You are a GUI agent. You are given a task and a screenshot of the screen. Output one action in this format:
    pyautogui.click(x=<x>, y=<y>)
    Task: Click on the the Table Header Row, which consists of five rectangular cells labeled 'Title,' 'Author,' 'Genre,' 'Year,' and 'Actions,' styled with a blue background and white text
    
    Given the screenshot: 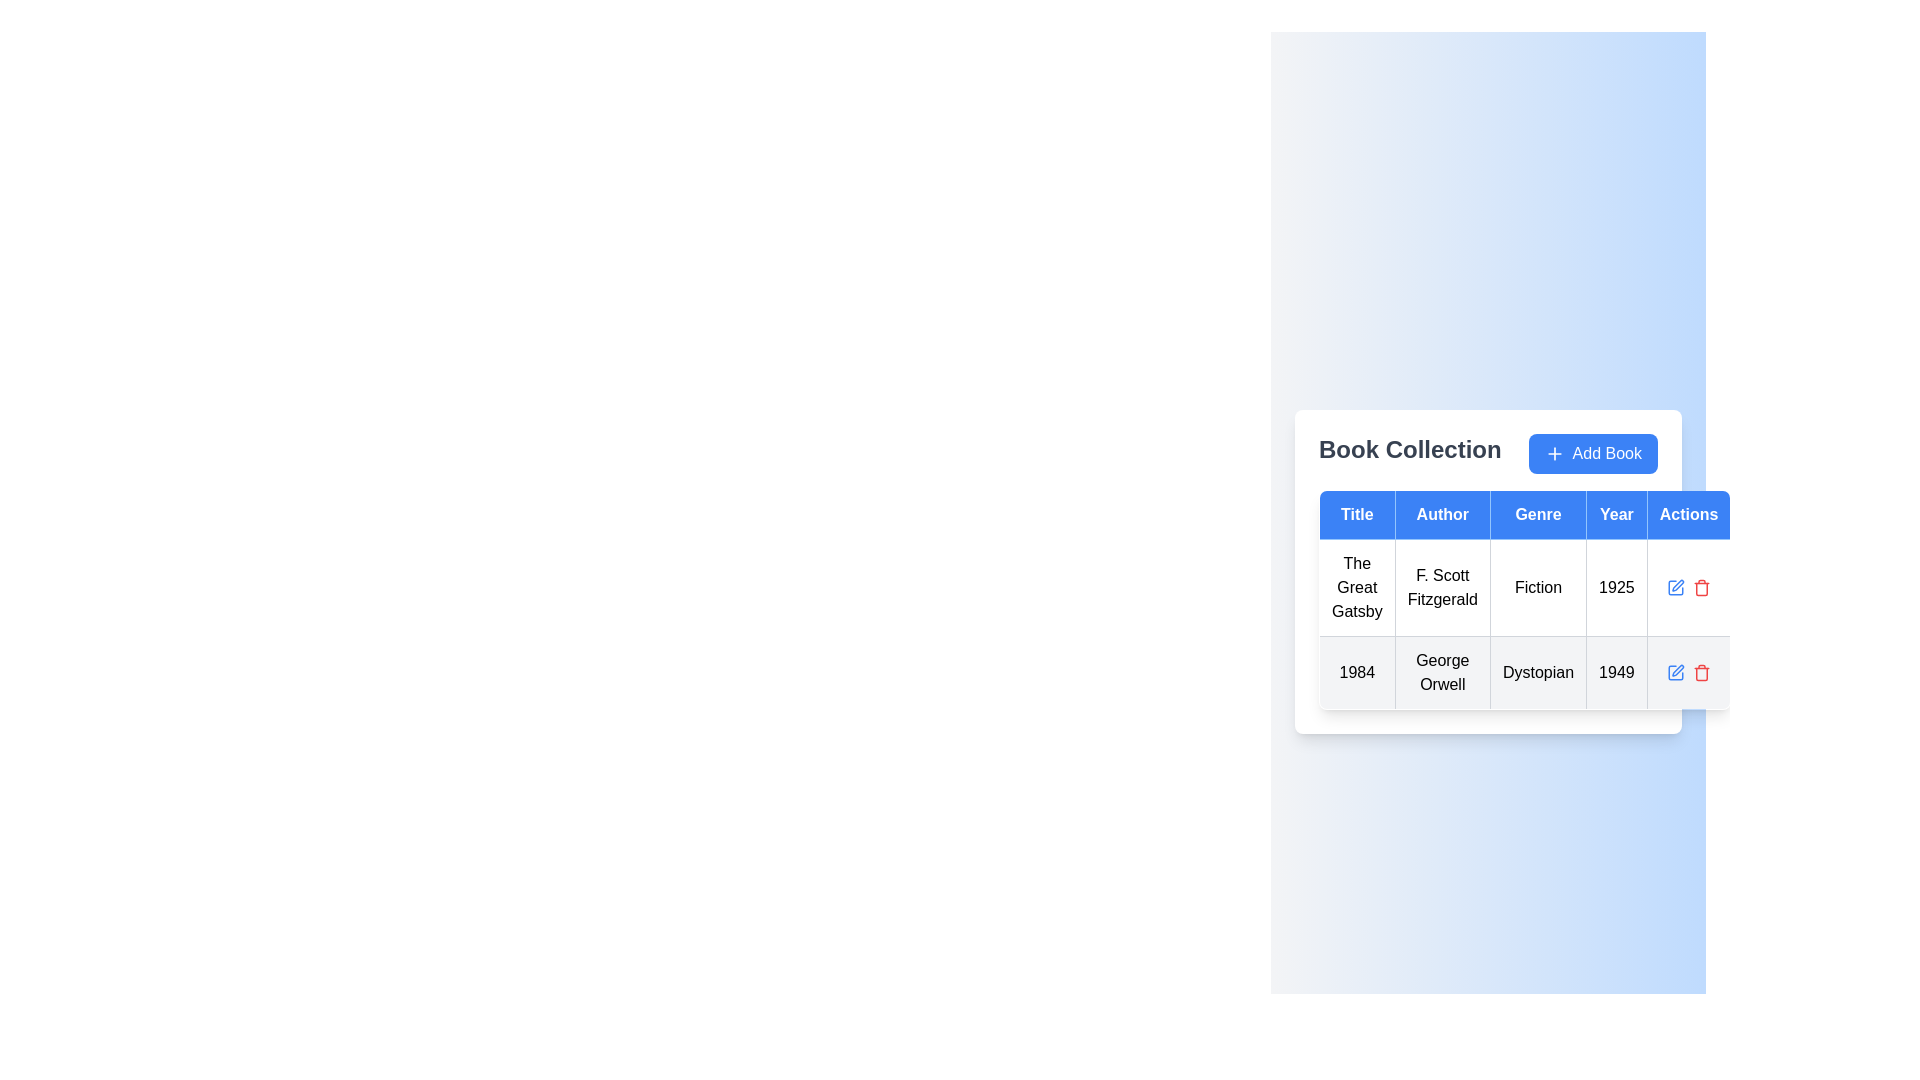 What is the action you would take?
    pyautogui.click(x=1524, y=514)
    